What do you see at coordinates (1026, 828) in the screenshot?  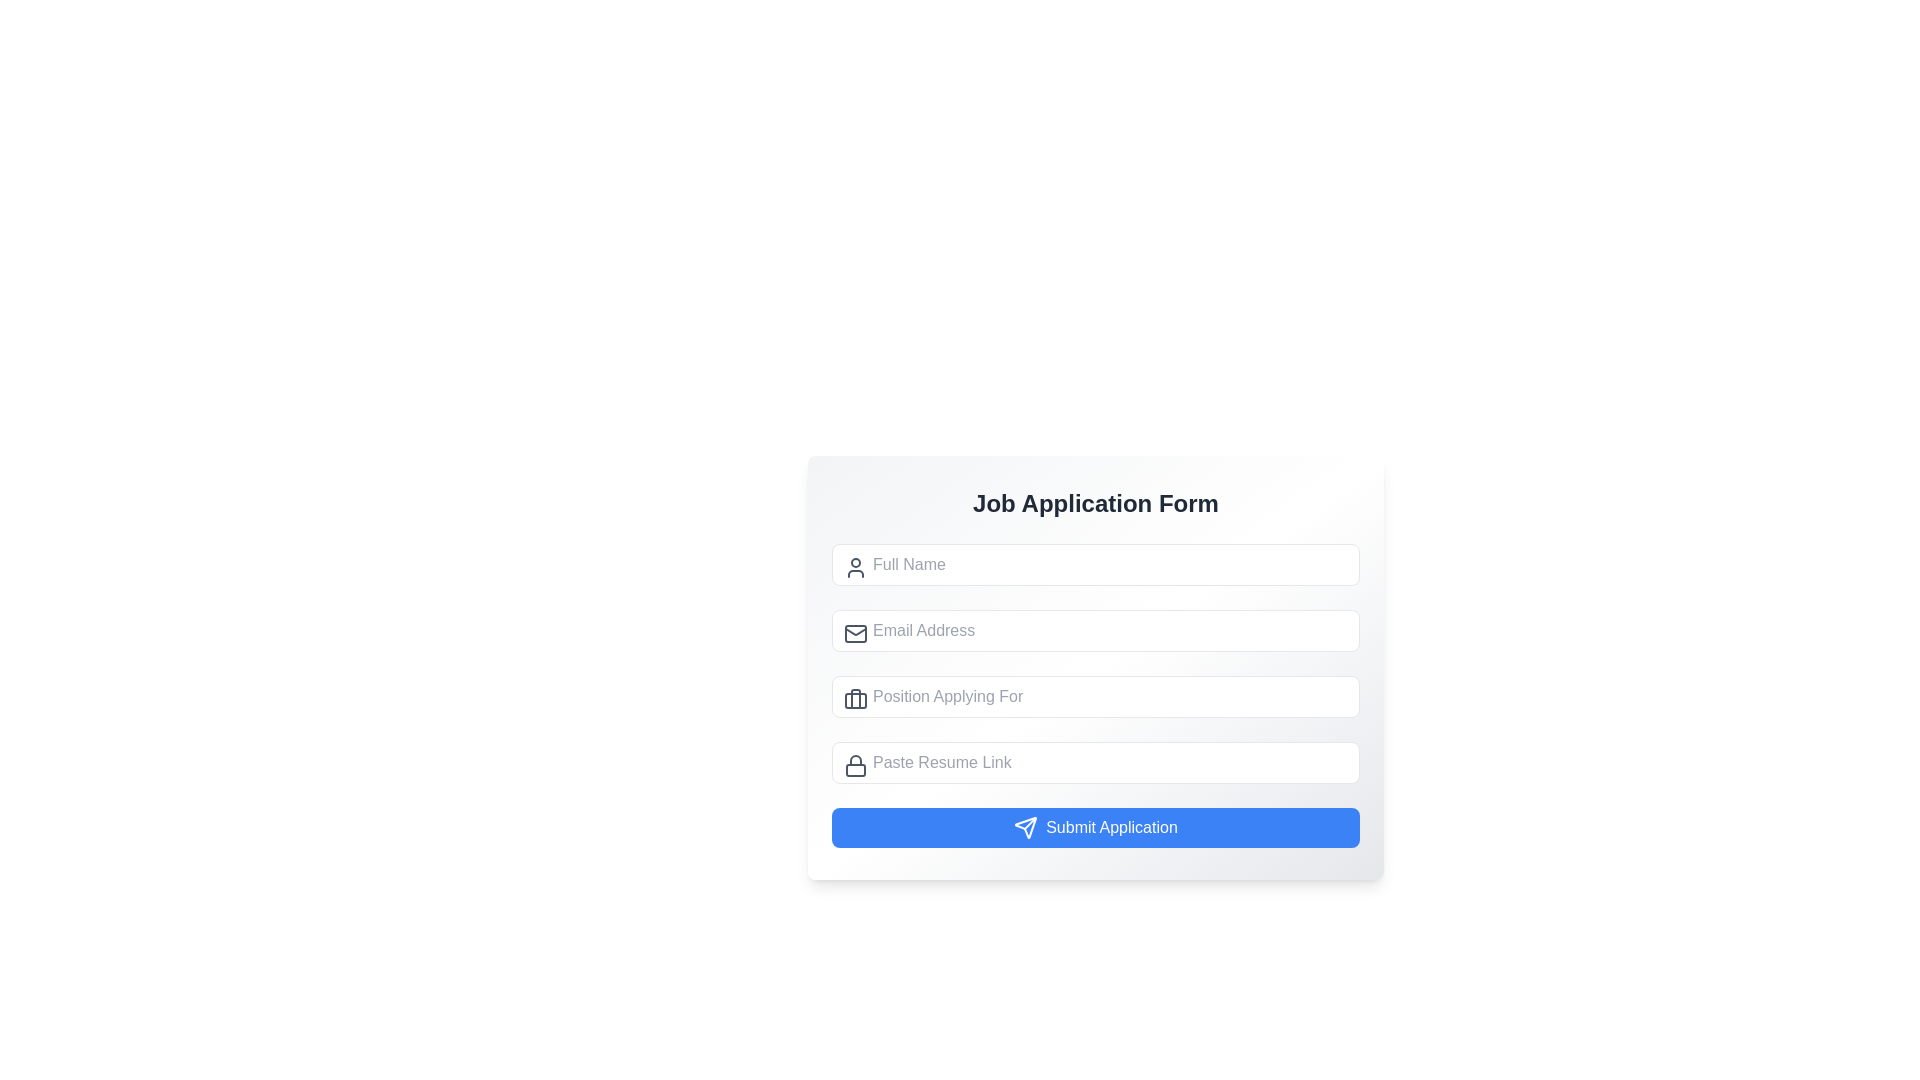 I see `the paper-plane-shaped icon with a white outline, located to the left of the 'Submit Application' button` at bounding box center [1026, 828].